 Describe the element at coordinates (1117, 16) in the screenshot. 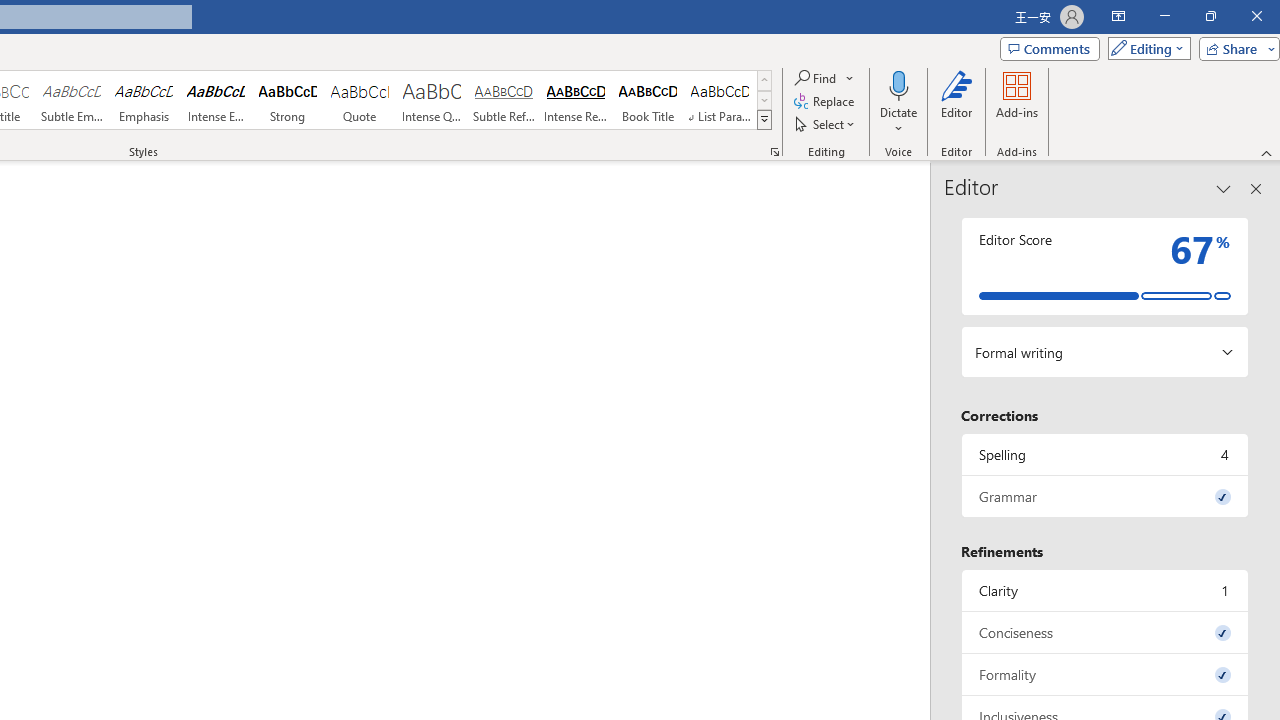

I see `'Ribbon Display Options'` at that location.